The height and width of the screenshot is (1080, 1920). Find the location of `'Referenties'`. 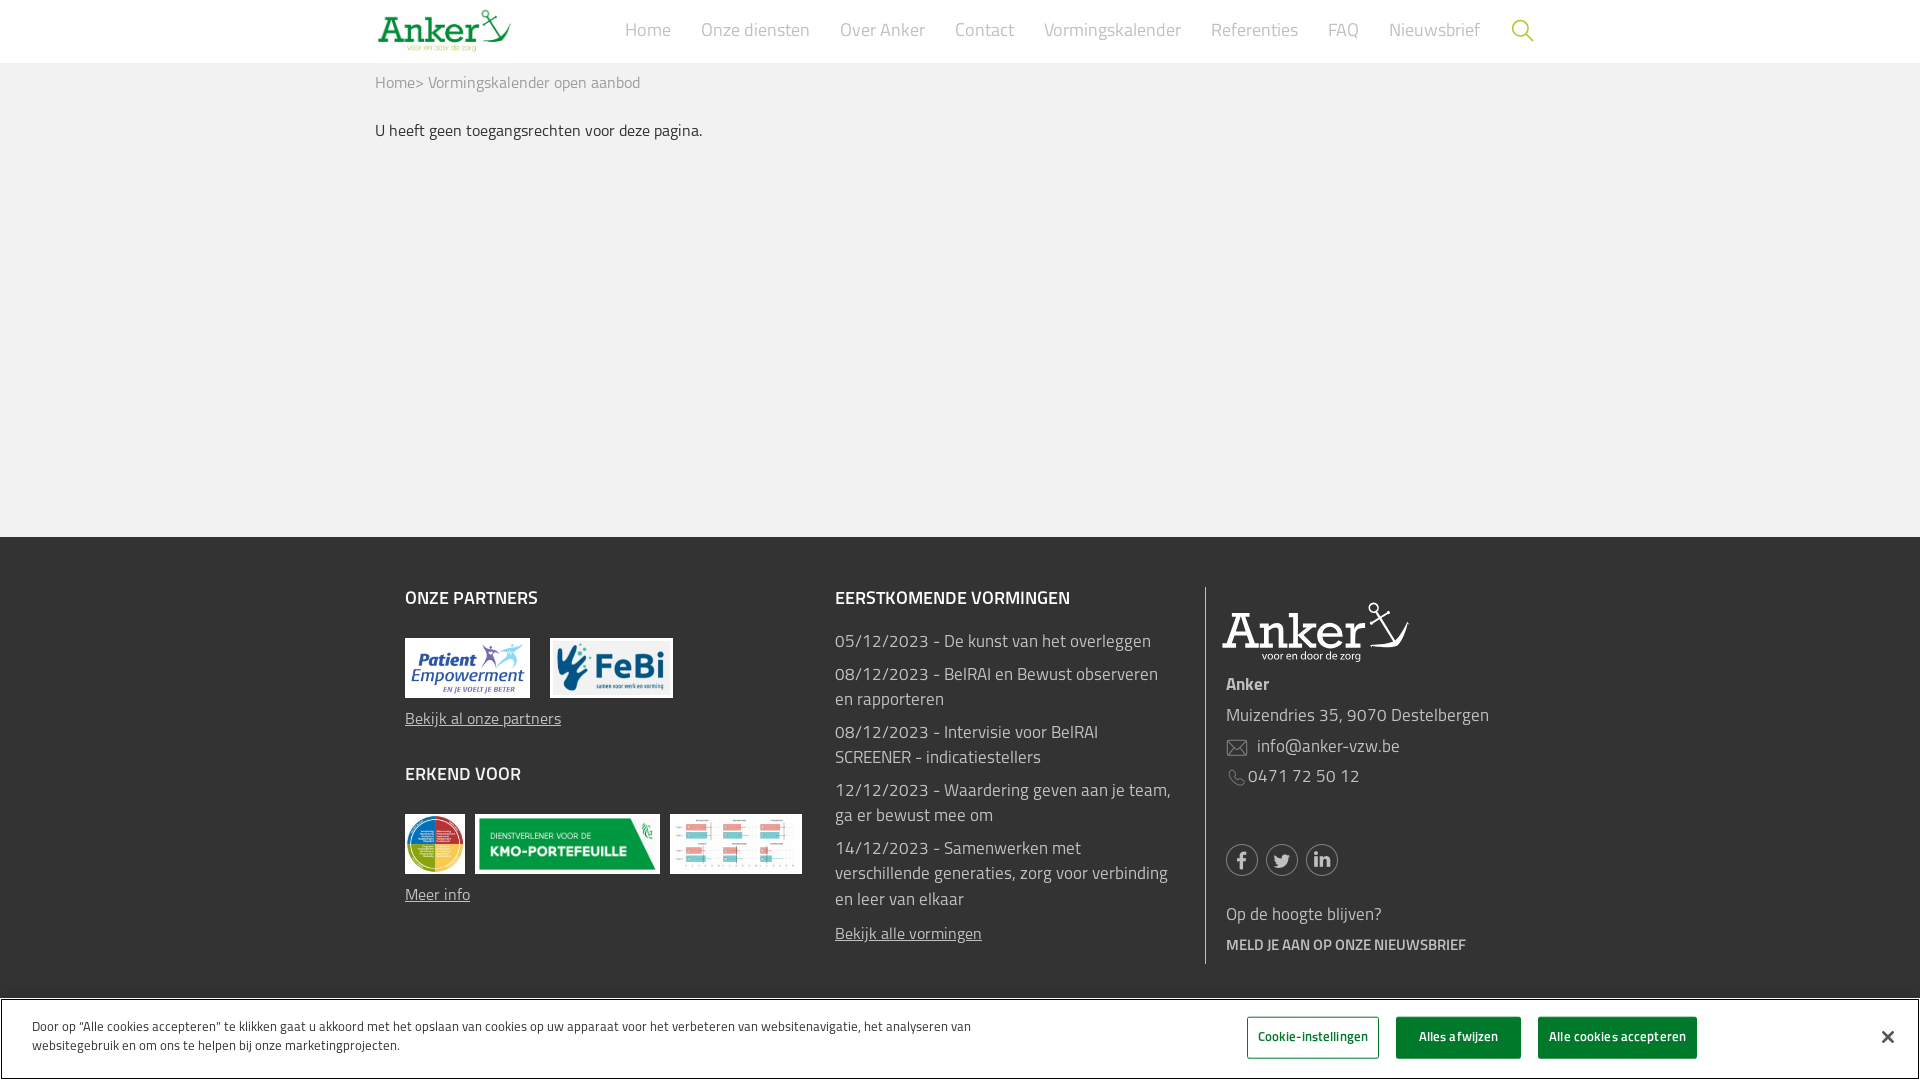

'Referenties' is located at coordinates (1200, 31).